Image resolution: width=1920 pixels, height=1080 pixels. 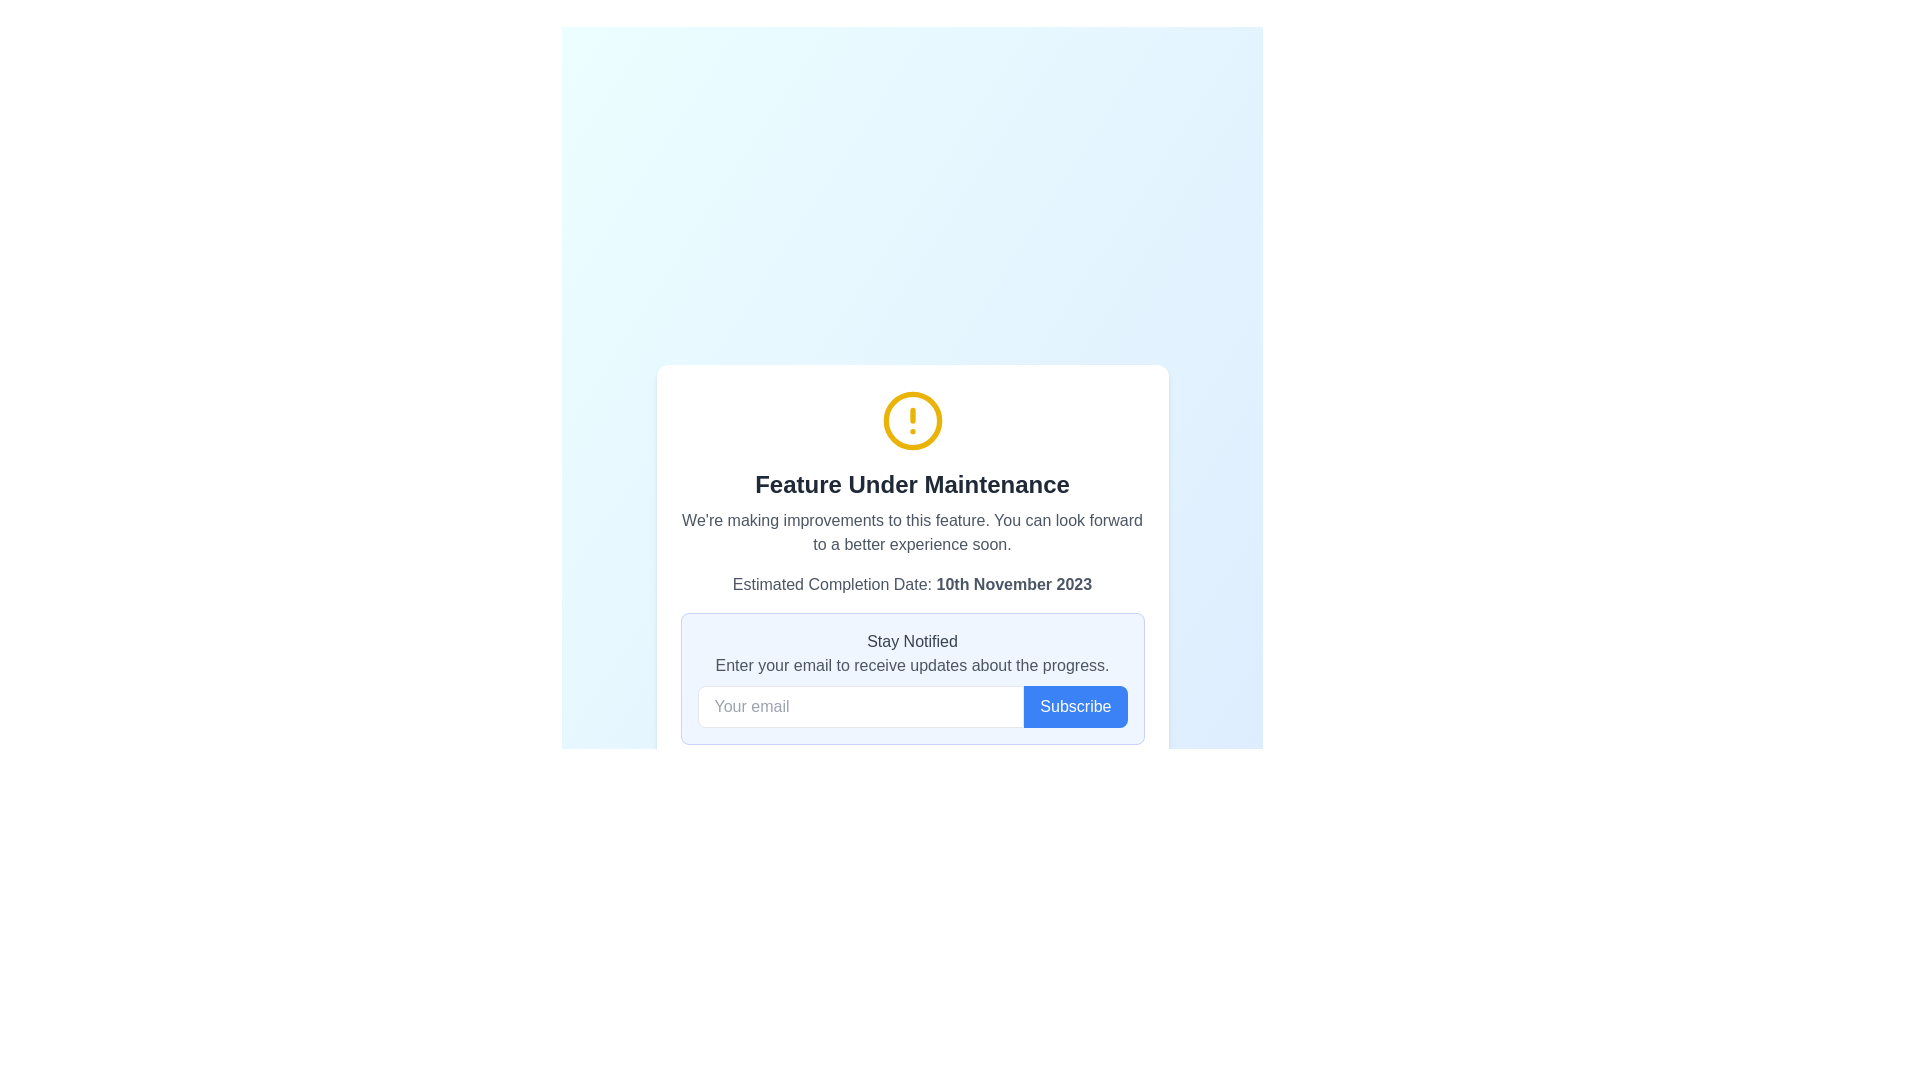 What do you see at coordinates (911, 419) in the screenshot?
I see `the alert icon located at the top of the notification card, which indicates the importance of the content associated with the 'Feature Under Maintenance' heading` at bounding box center [911, 419].